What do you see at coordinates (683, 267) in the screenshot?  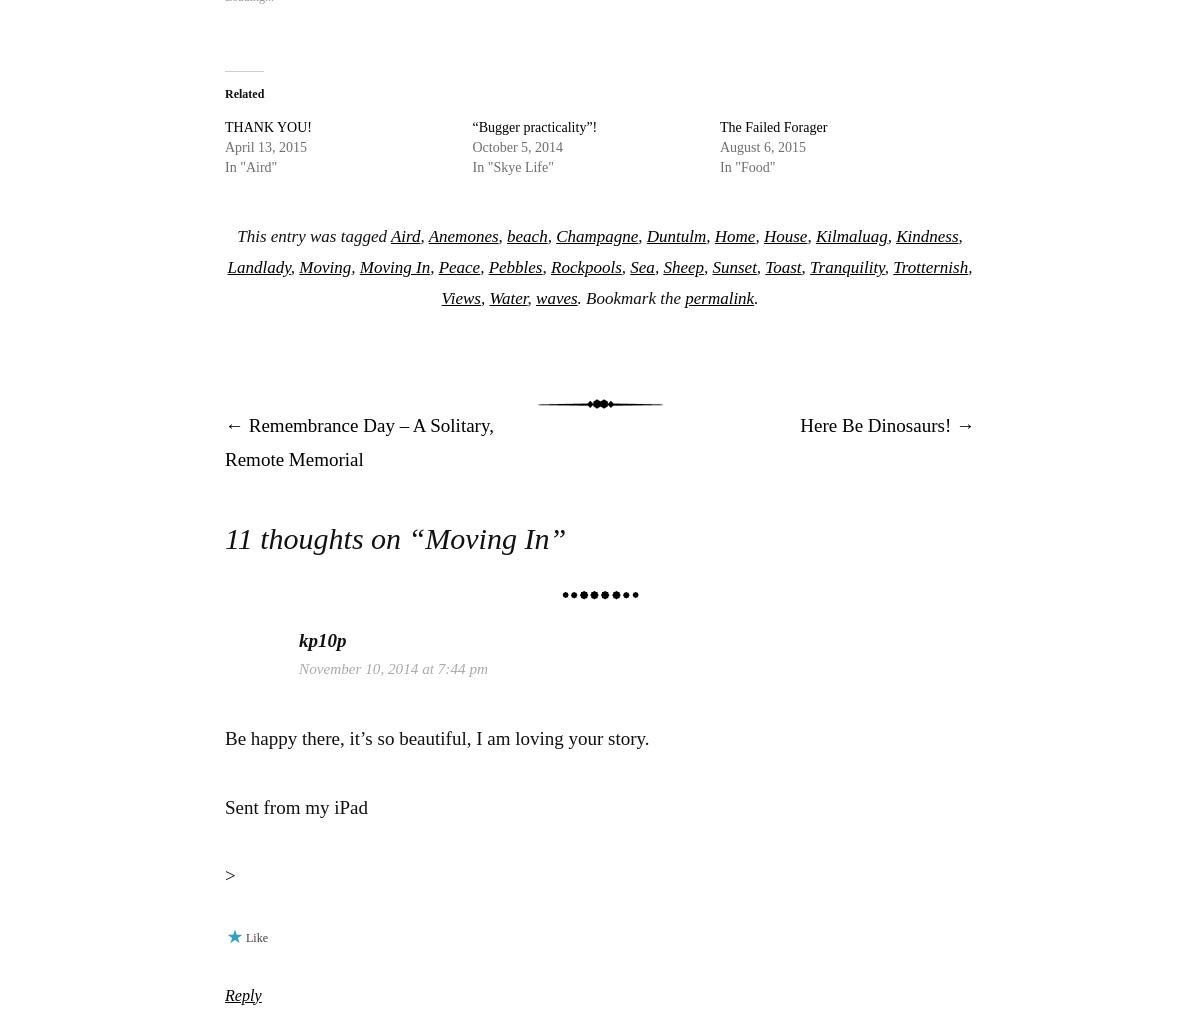 I see `'Sheep'` at bounding box center [683, 267].